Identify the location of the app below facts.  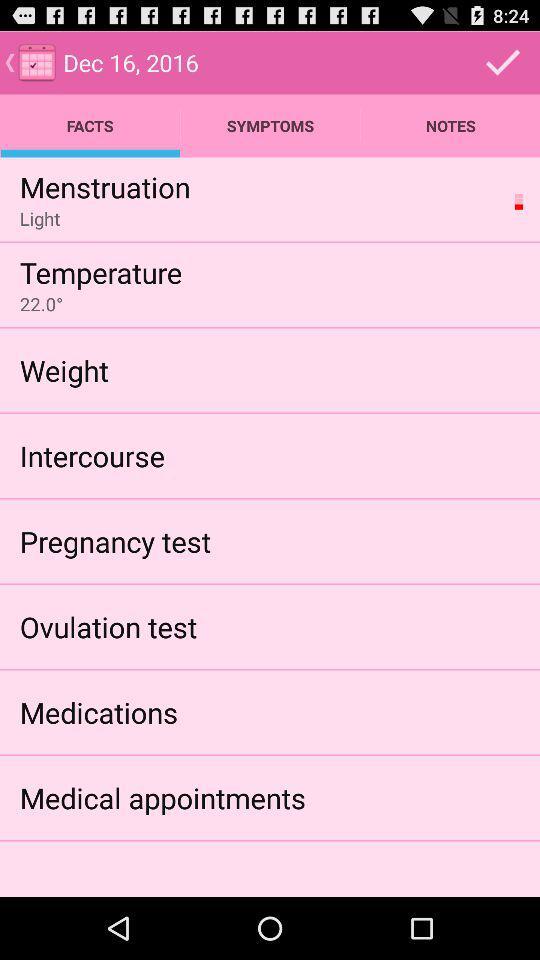
(105, 186).